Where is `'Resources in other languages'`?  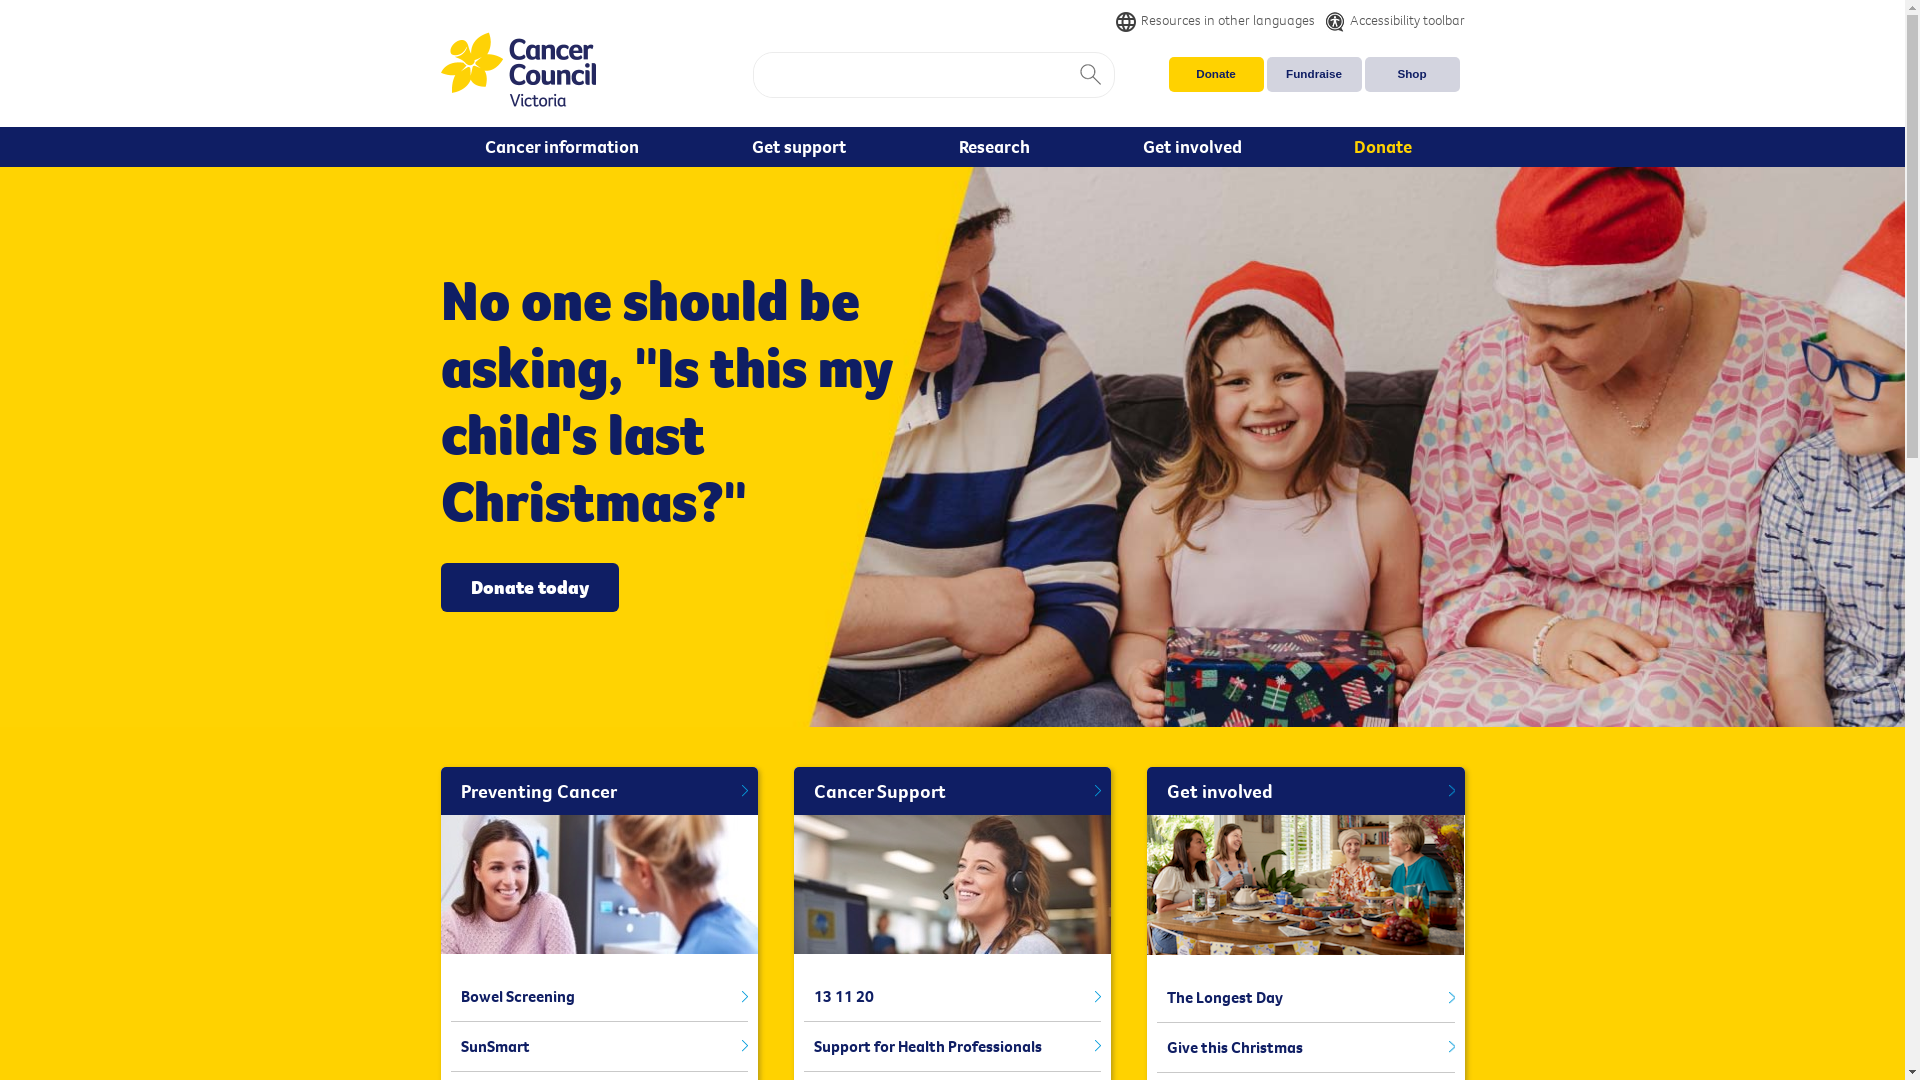 'Resources in other languages' is located at coordinates (1214, 19).